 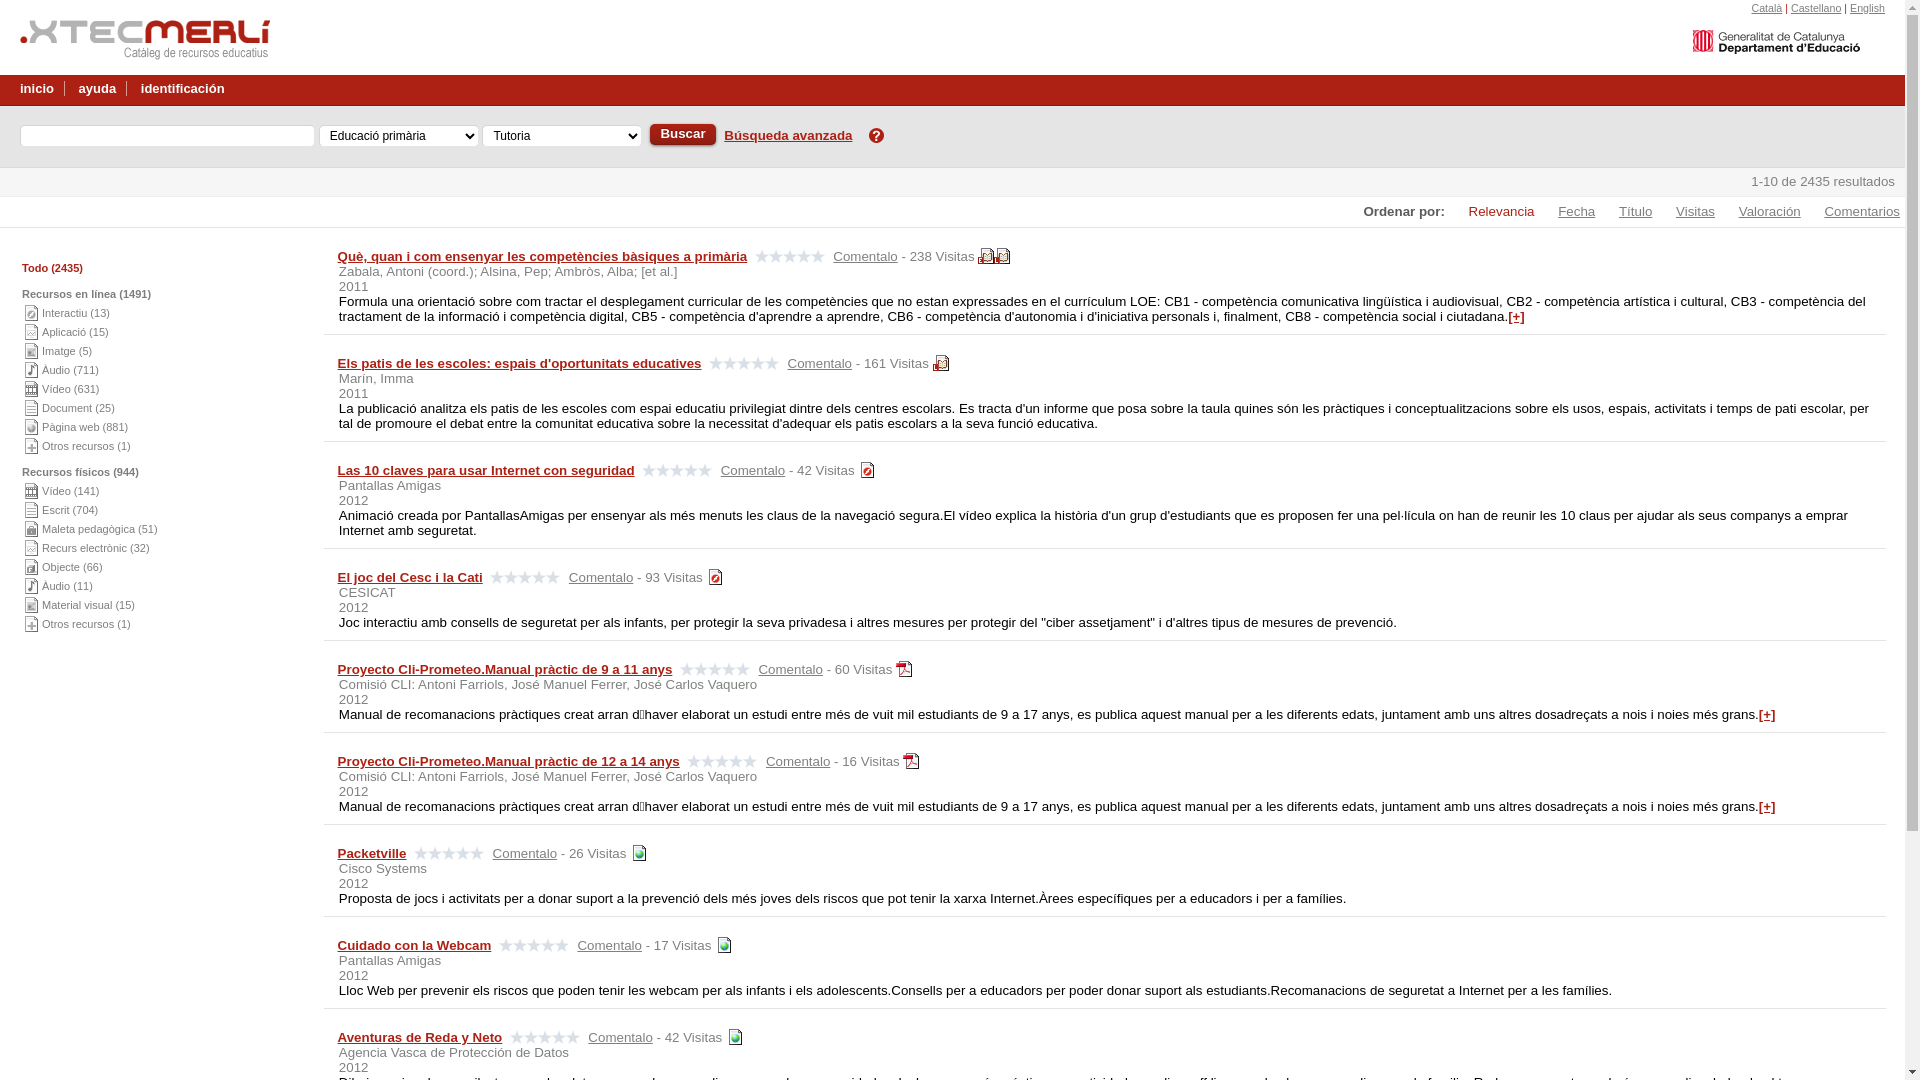 What do you see at coordinates (1507, 315) in the screenshot?
I see `'[+]'` at bounding box center [1507, 315].